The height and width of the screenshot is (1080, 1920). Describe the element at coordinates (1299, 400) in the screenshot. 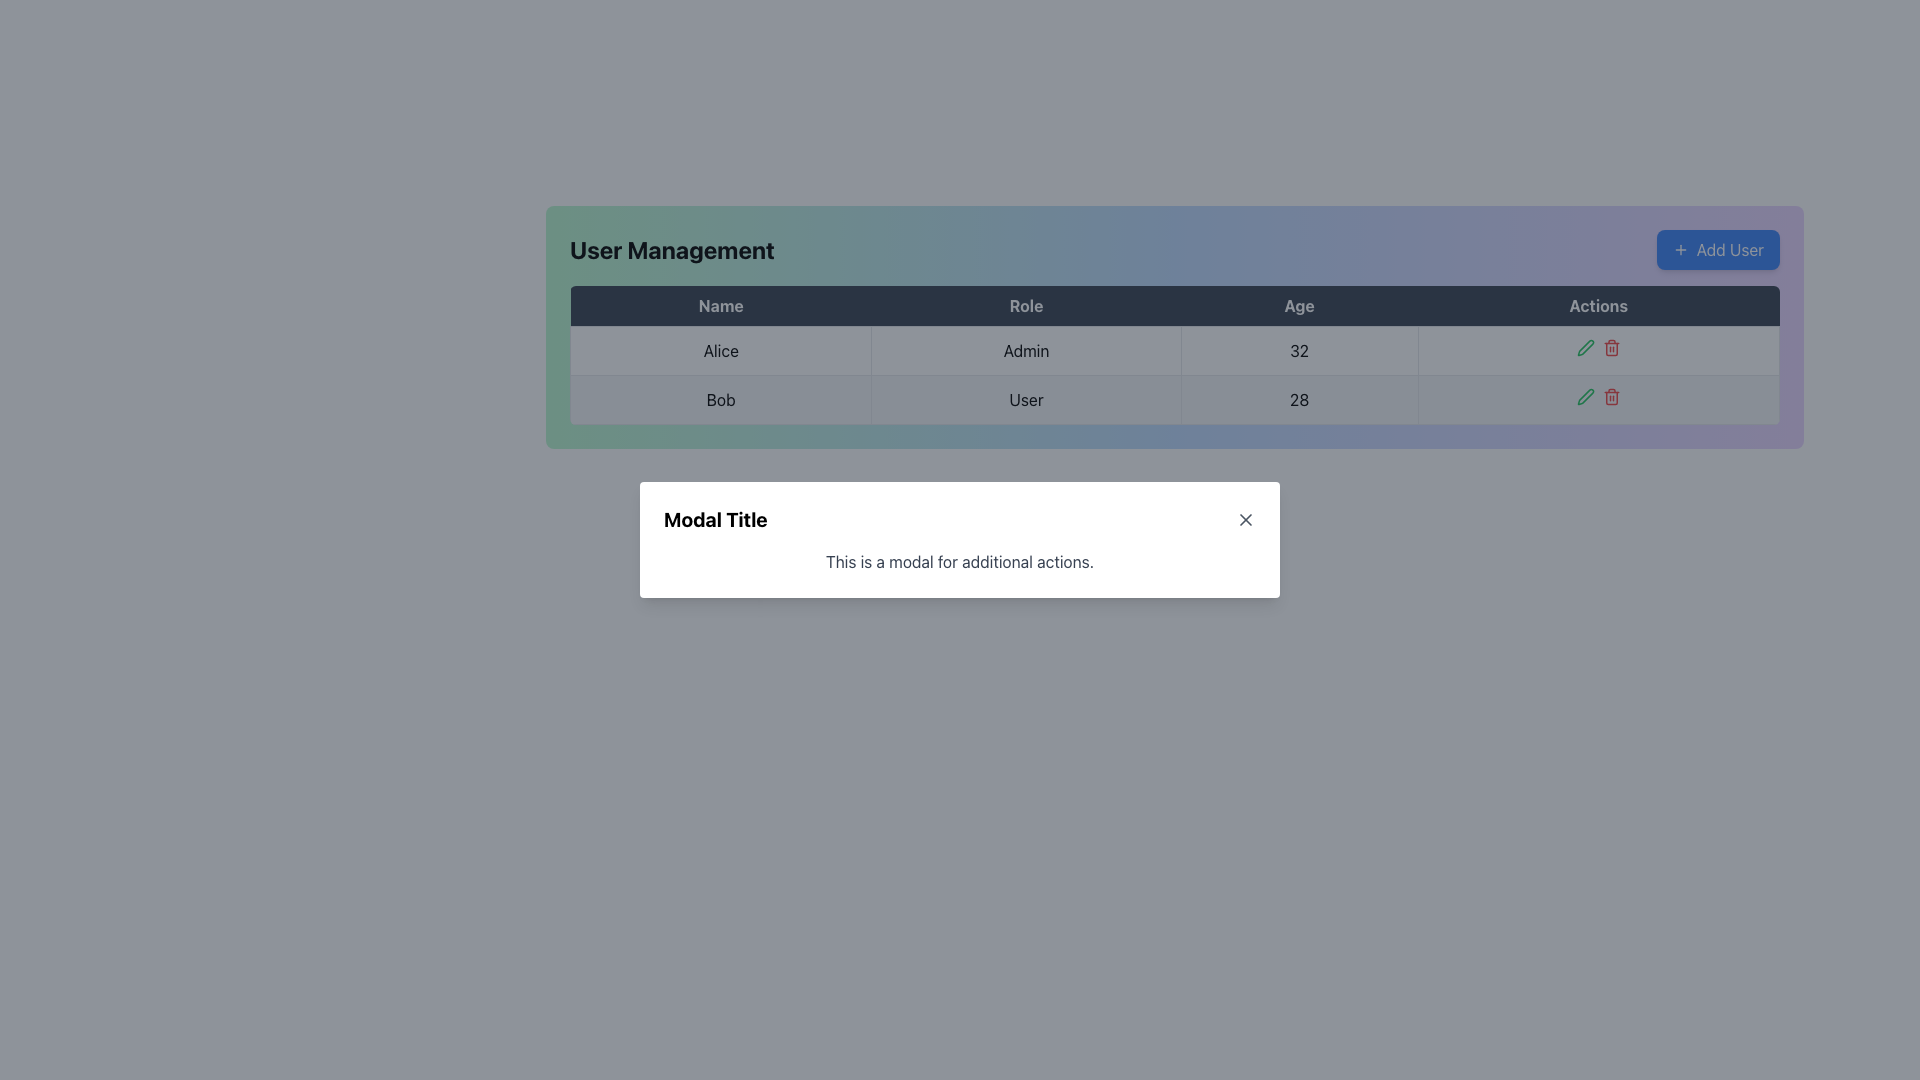

I see `the age display for user 'Bob' located in the 'User Management' table, specifically in the fourth column of the second row` at that location.